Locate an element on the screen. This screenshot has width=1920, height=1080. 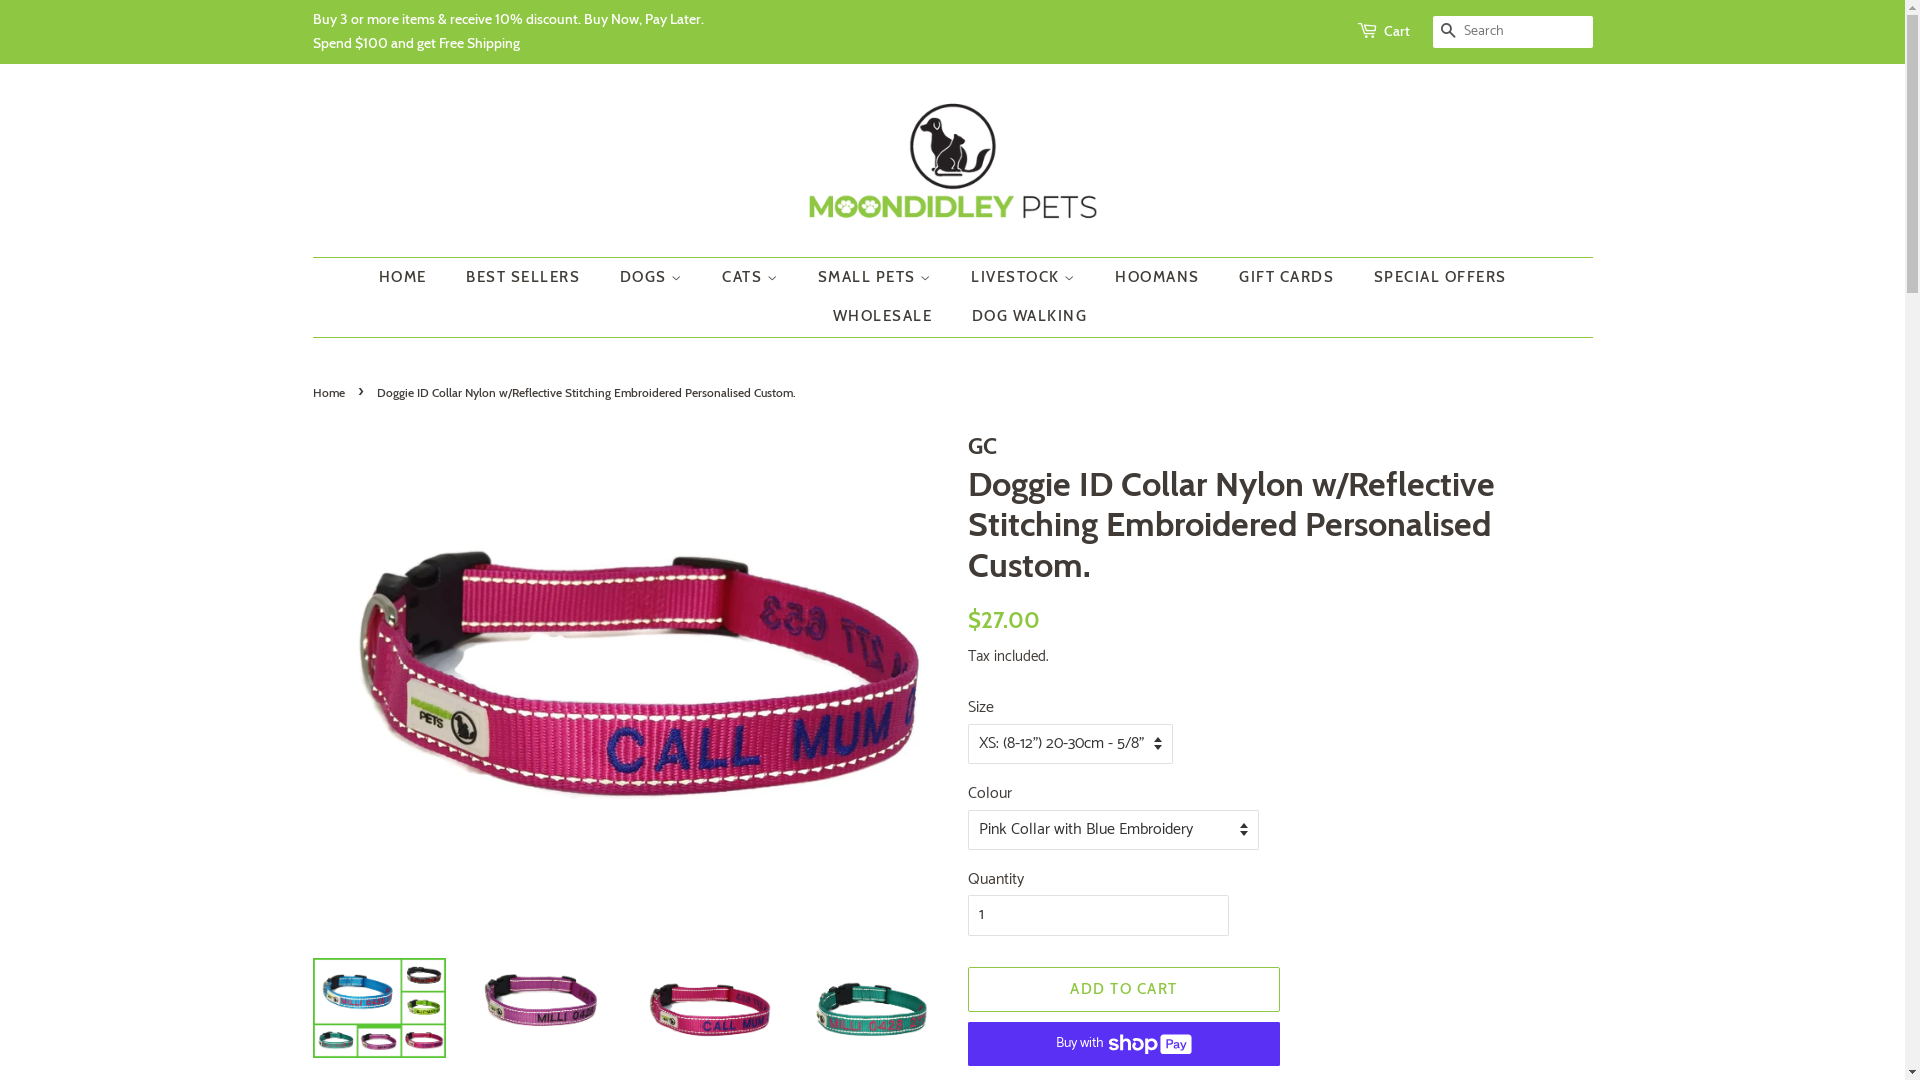
'SEARCH' is located at coordinates (1448, 32).